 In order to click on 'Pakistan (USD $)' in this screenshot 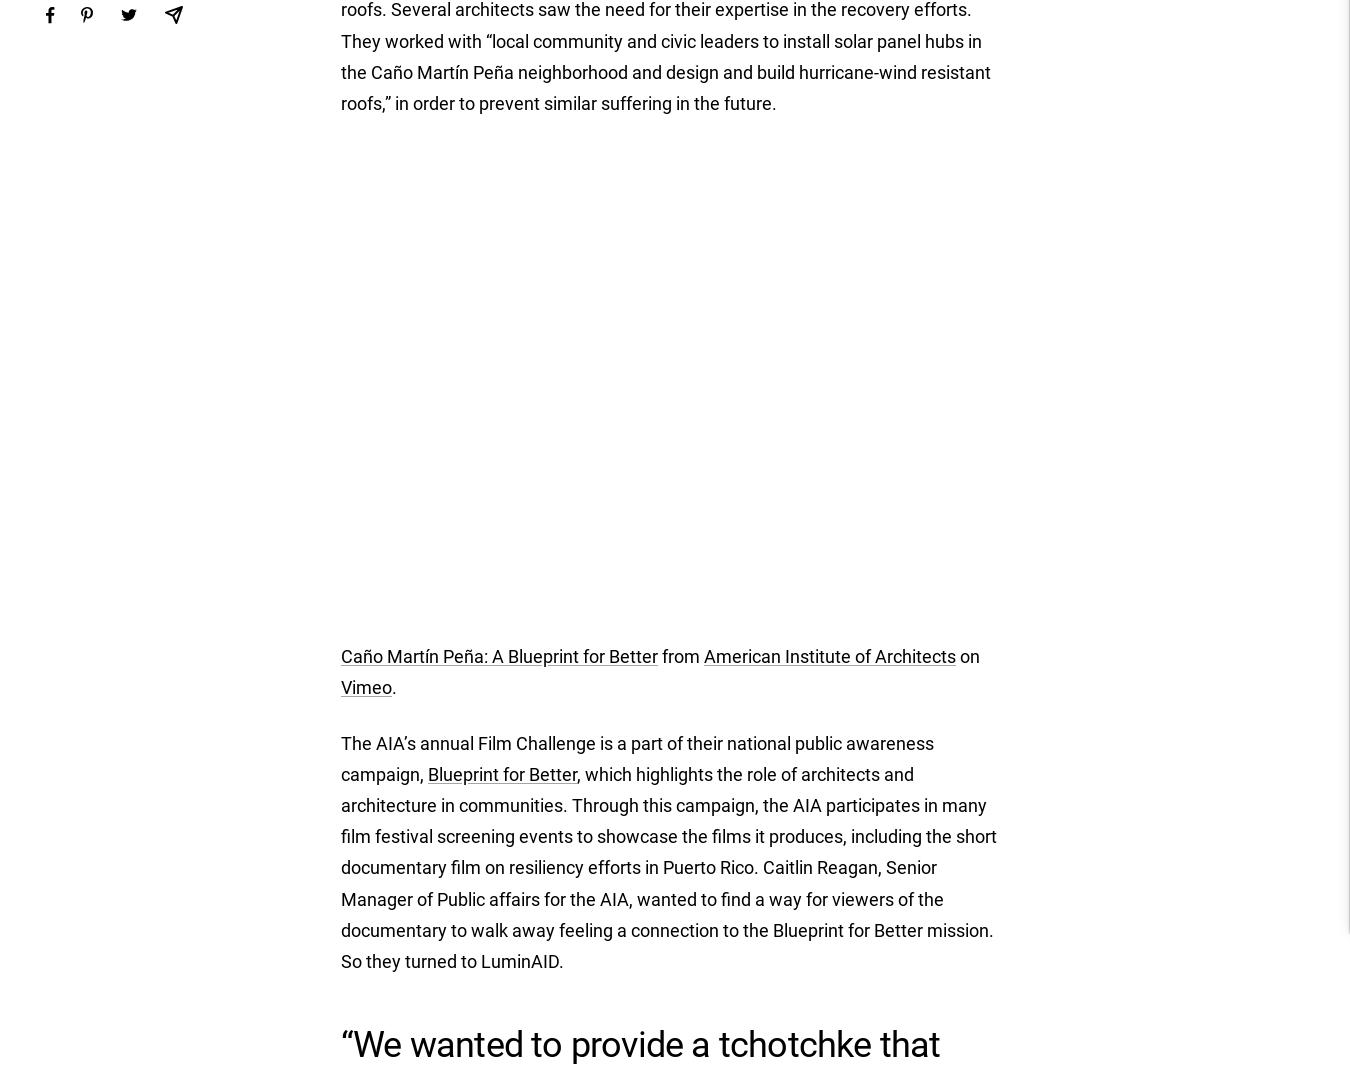, I will do `click(980, 966)`.